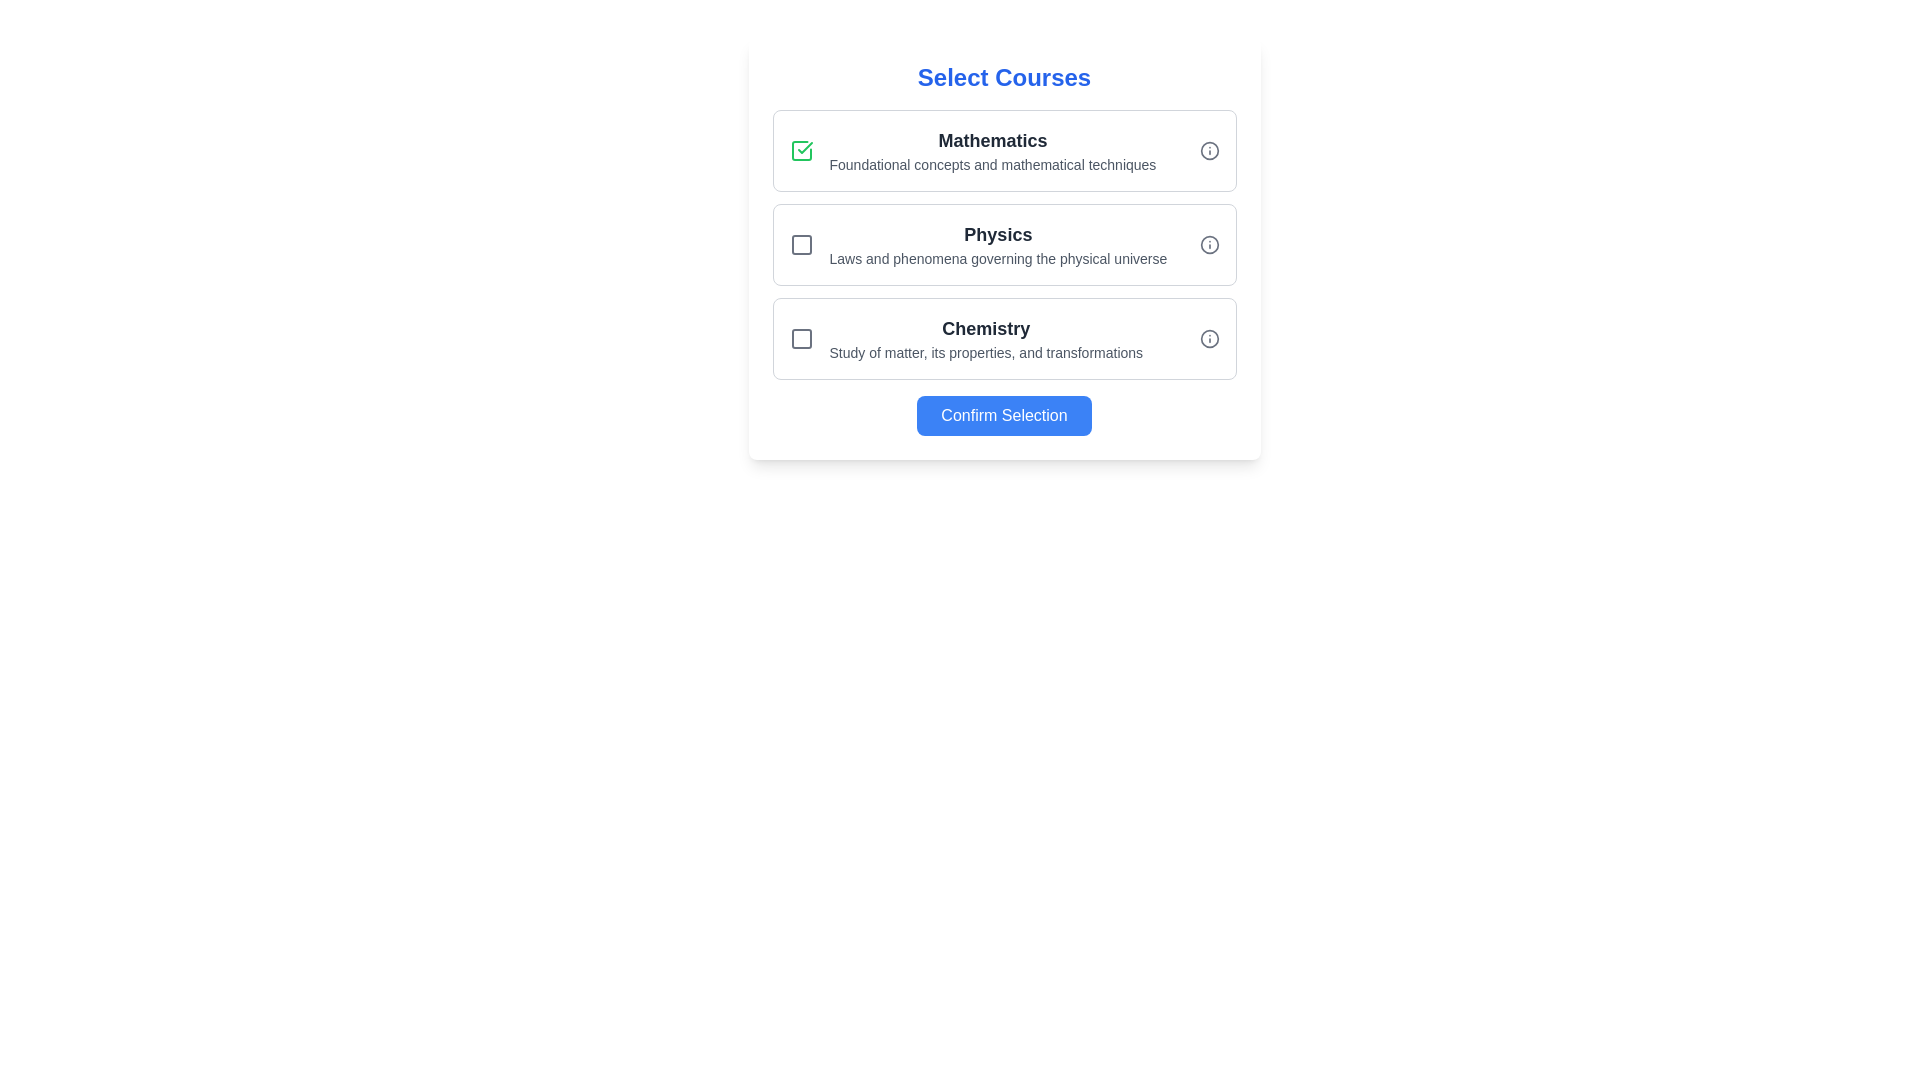 The image size is (1920, 1080). Describe the element at coordinates (1208, 338) in the screenshot. I see `the SVG Circle element located at the bottom section of the list, adjacent to the 'Chemistry' course option` at that location.